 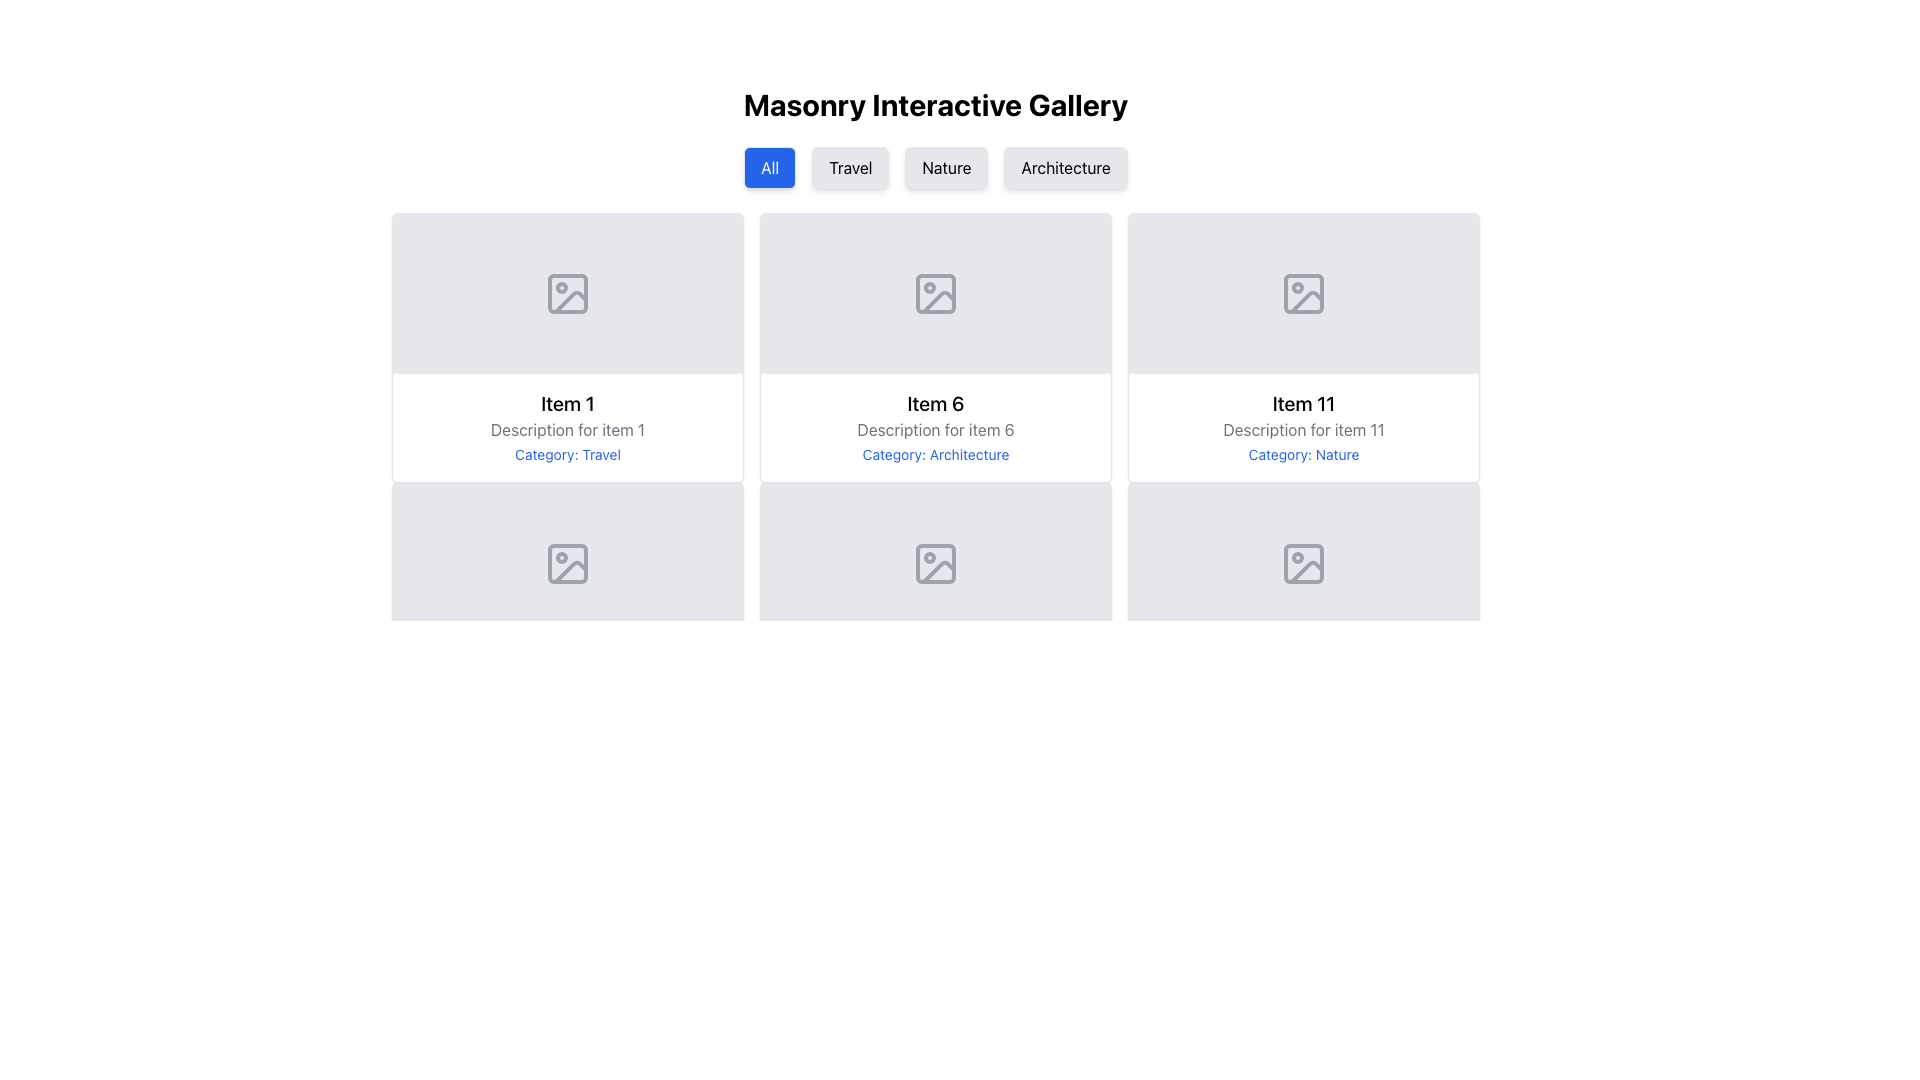 What do you see at coordinates (769, 167) in the screenshot?
I see `the 'All' button, which is the first button in a row of four buttons ('All', 'Travel', 'Nature', 'Architecture') located beneath the header 'Masonry Interactive Gallery'` at bounding box center [769, 167].